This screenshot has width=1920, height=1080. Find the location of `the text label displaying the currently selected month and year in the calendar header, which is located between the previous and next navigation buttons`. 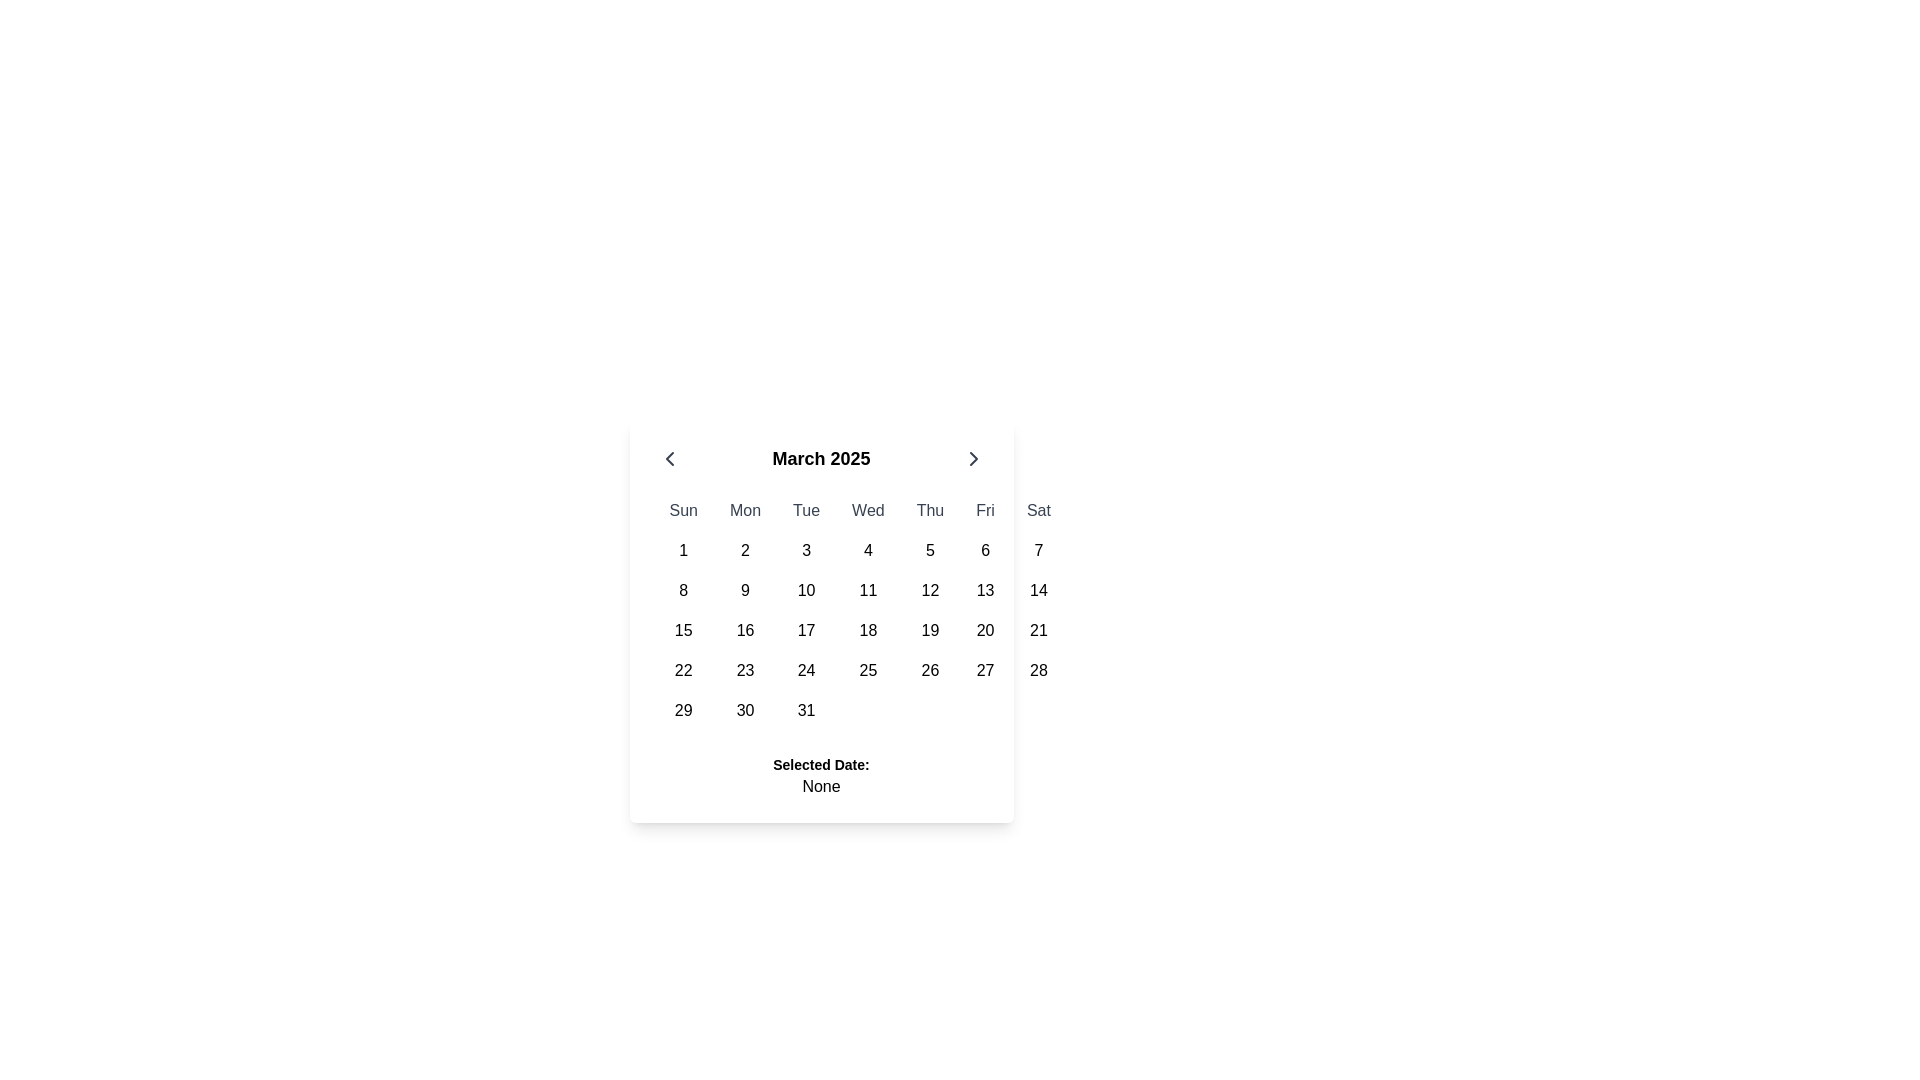

the text label displaying the currently selected month and year in the calendar header, which is located between the previous and next navigation buttons is located at coordinates (821, 459).